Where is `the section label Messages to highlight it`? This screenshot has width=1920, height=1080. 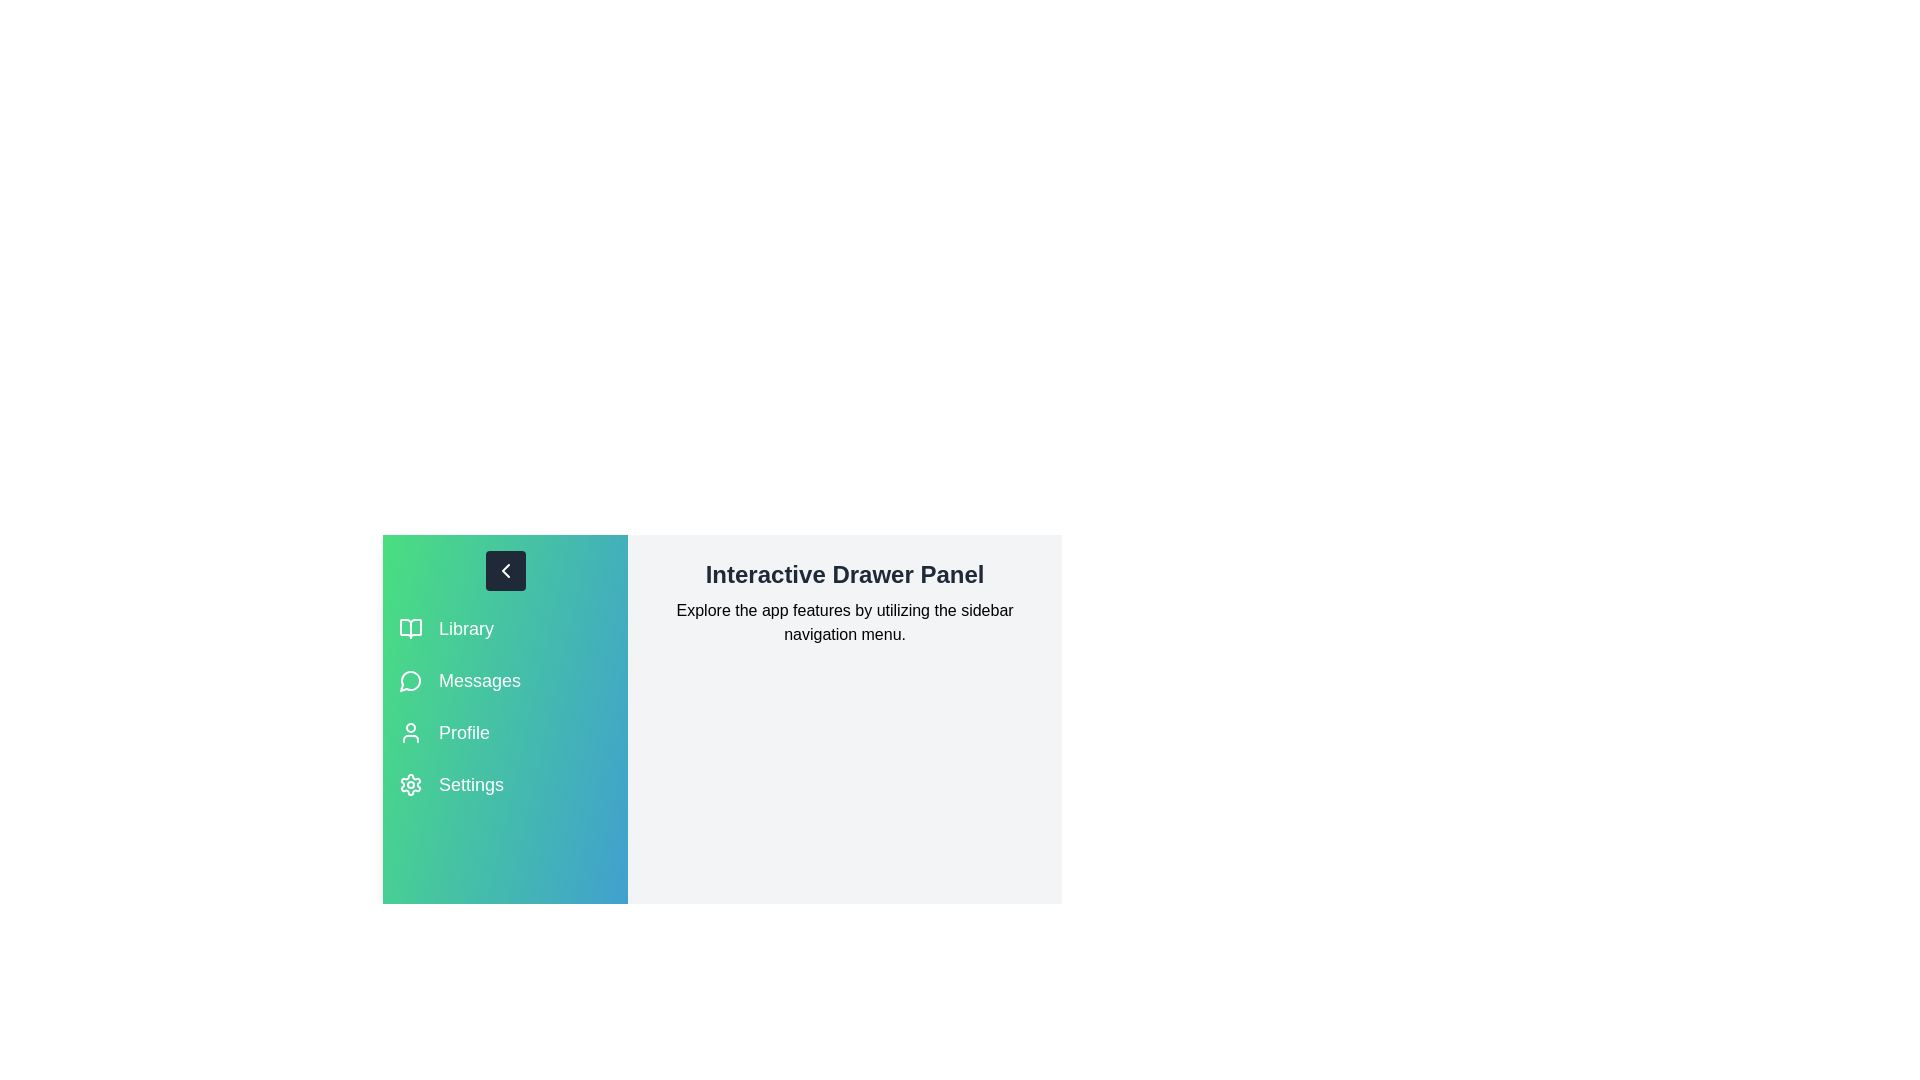
the section label Messages to highlight it is located at coordinates (480, 680).